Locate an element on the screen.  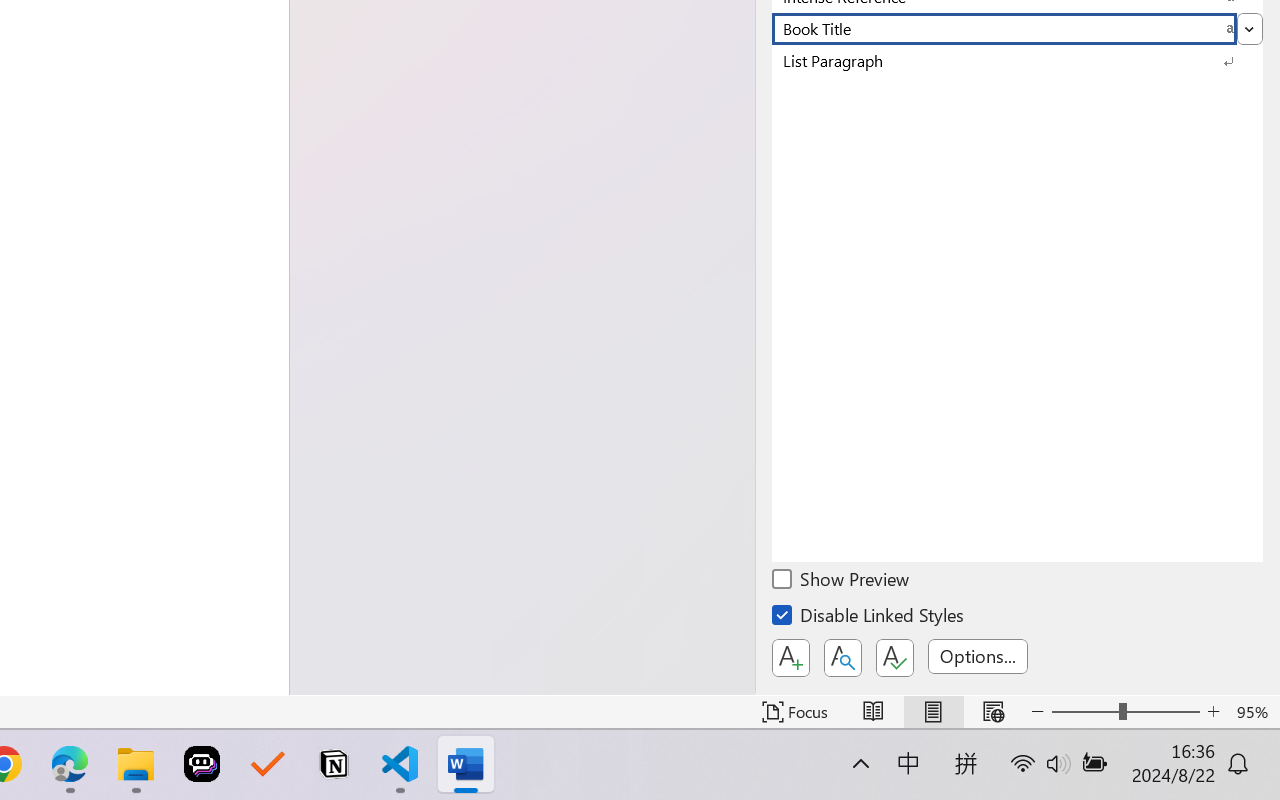
'Options...' is located at coordinates (977, 655).